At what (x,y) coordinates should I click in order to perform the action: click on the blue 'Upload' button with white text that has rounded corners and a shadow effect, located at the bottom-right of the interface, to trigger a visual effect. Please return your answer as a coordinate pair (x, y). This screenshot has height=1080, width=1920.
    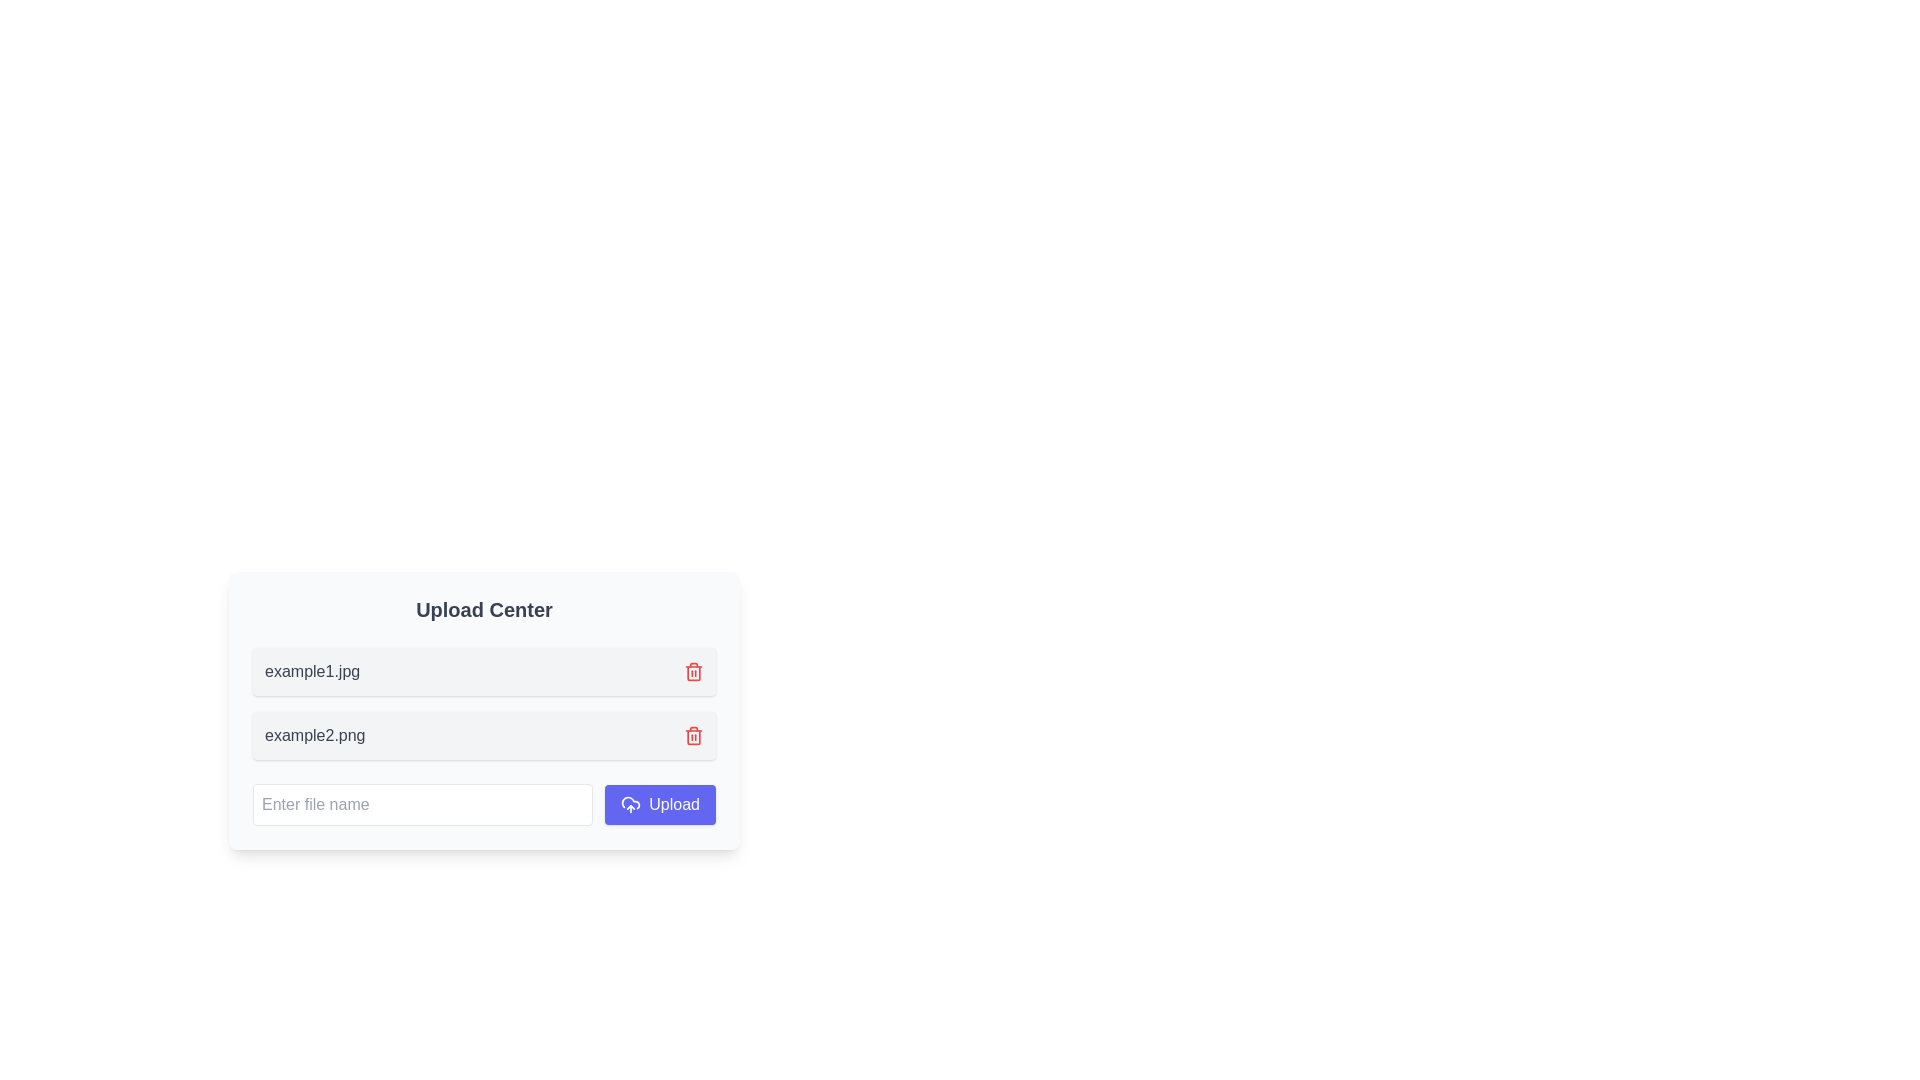
    Looking at the image, I should click on (660, 804).